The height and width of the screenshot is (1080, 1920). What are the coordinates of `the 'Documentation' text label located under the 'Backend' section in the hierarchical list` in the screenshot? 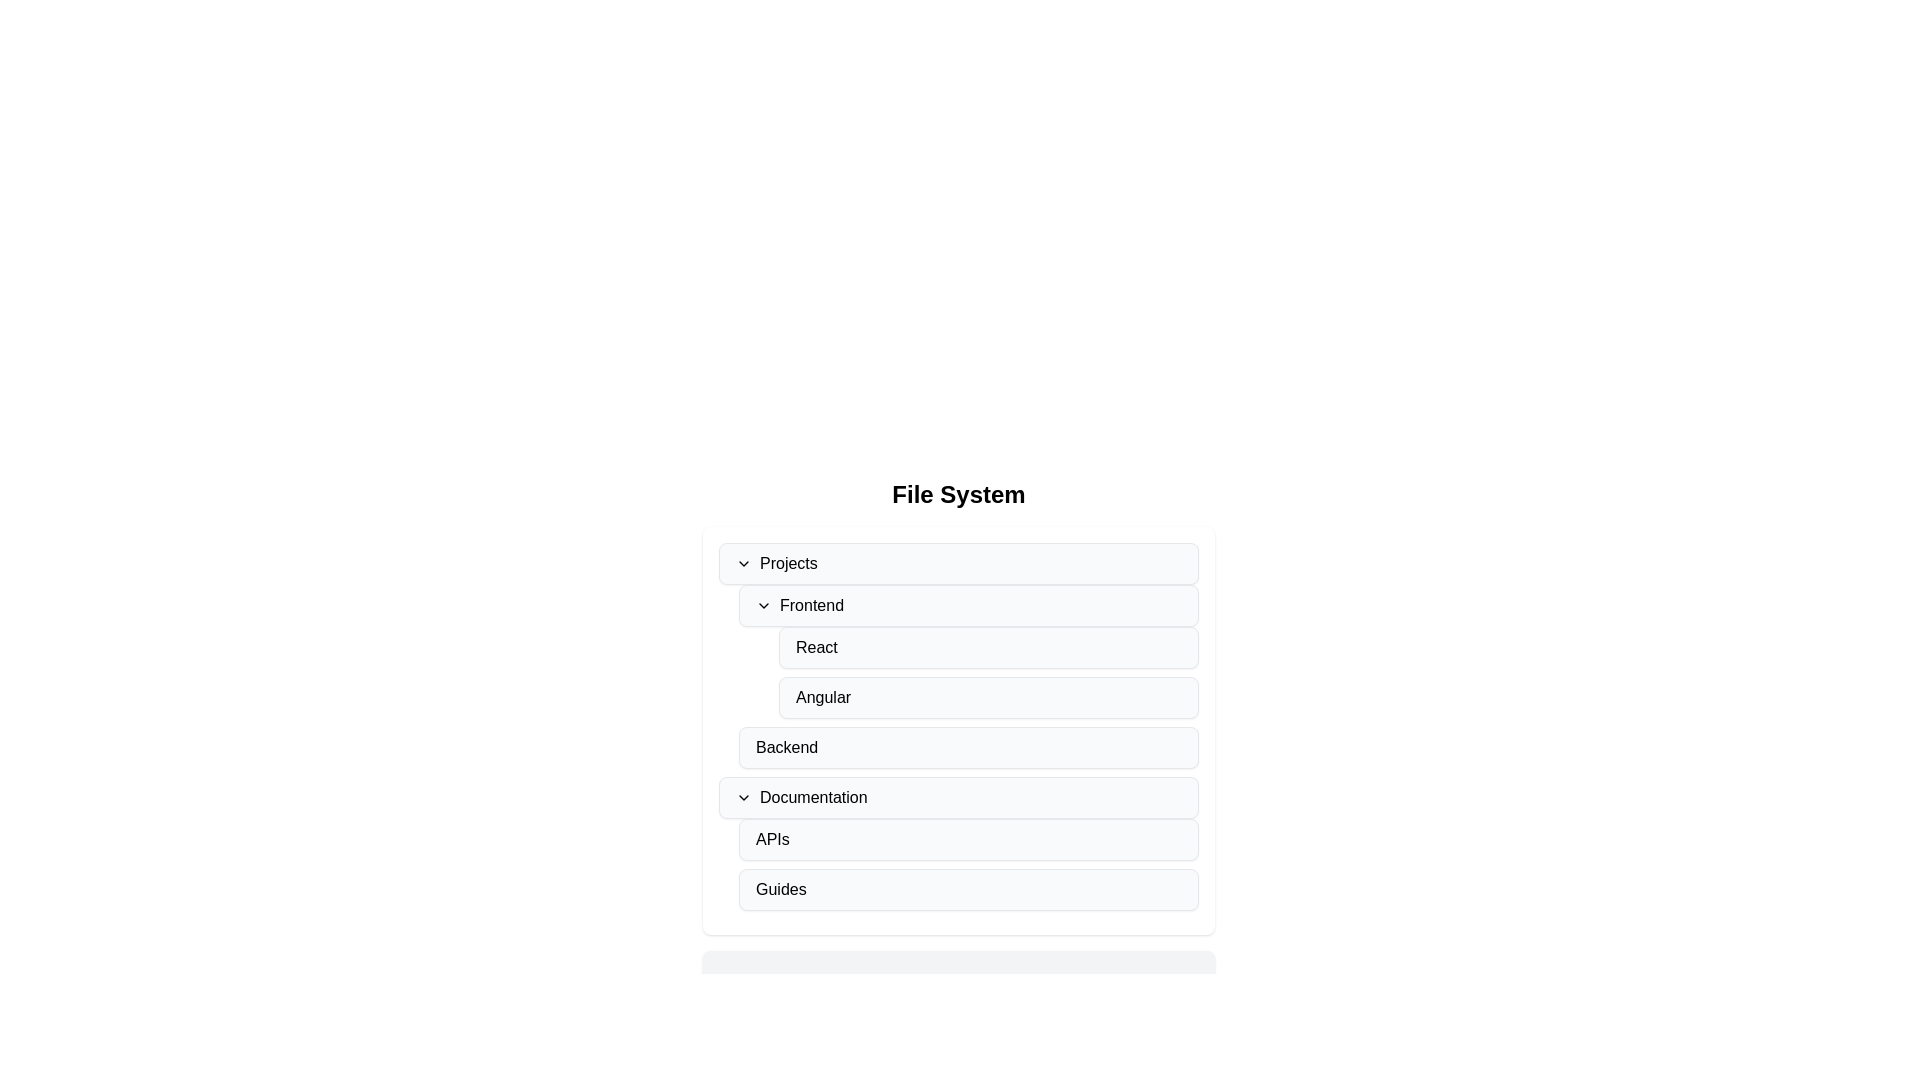 It's located at (813, 797).